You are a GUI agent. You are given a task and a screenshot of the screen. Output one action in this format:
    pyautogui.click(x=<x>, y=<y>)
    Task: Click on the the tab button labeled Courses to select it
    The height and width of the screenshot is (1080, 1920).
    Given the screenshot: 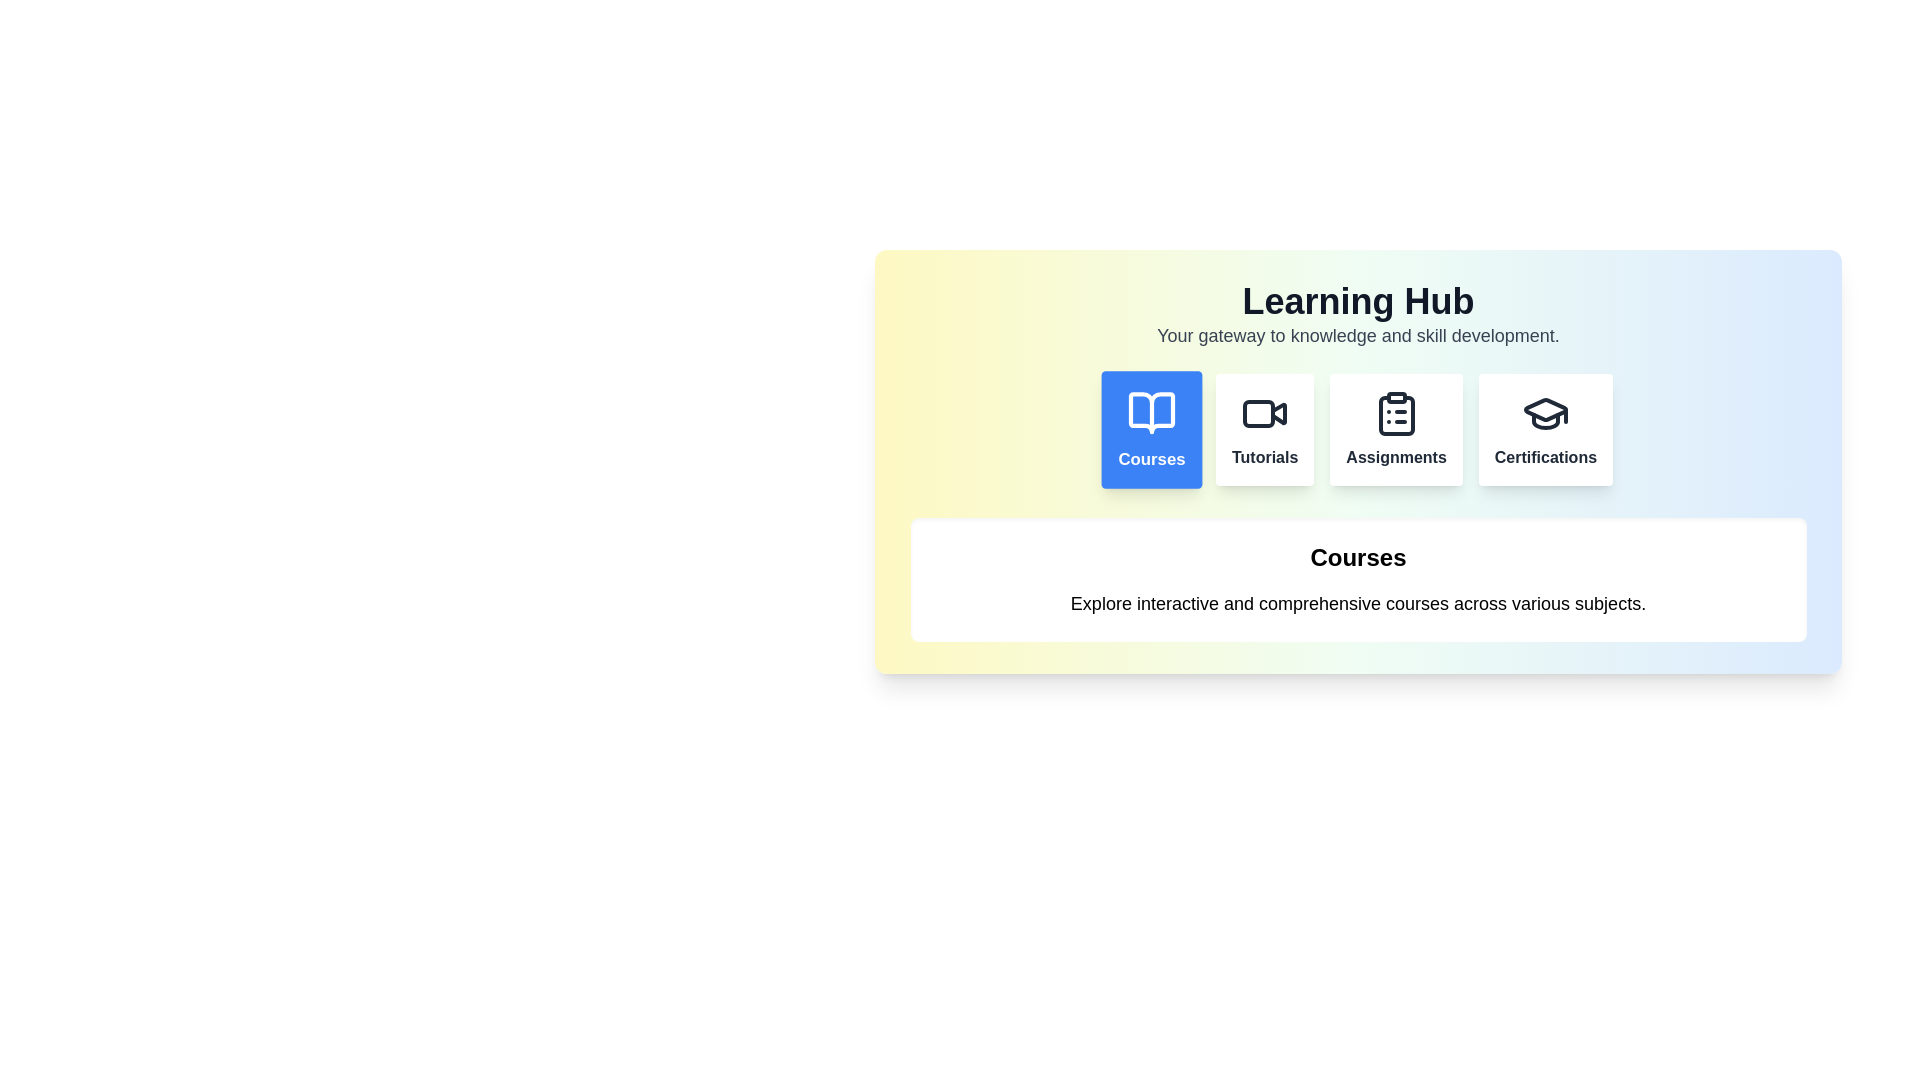 What is the action you would take?
    pyautogui.click(x=1152, y=428)
    